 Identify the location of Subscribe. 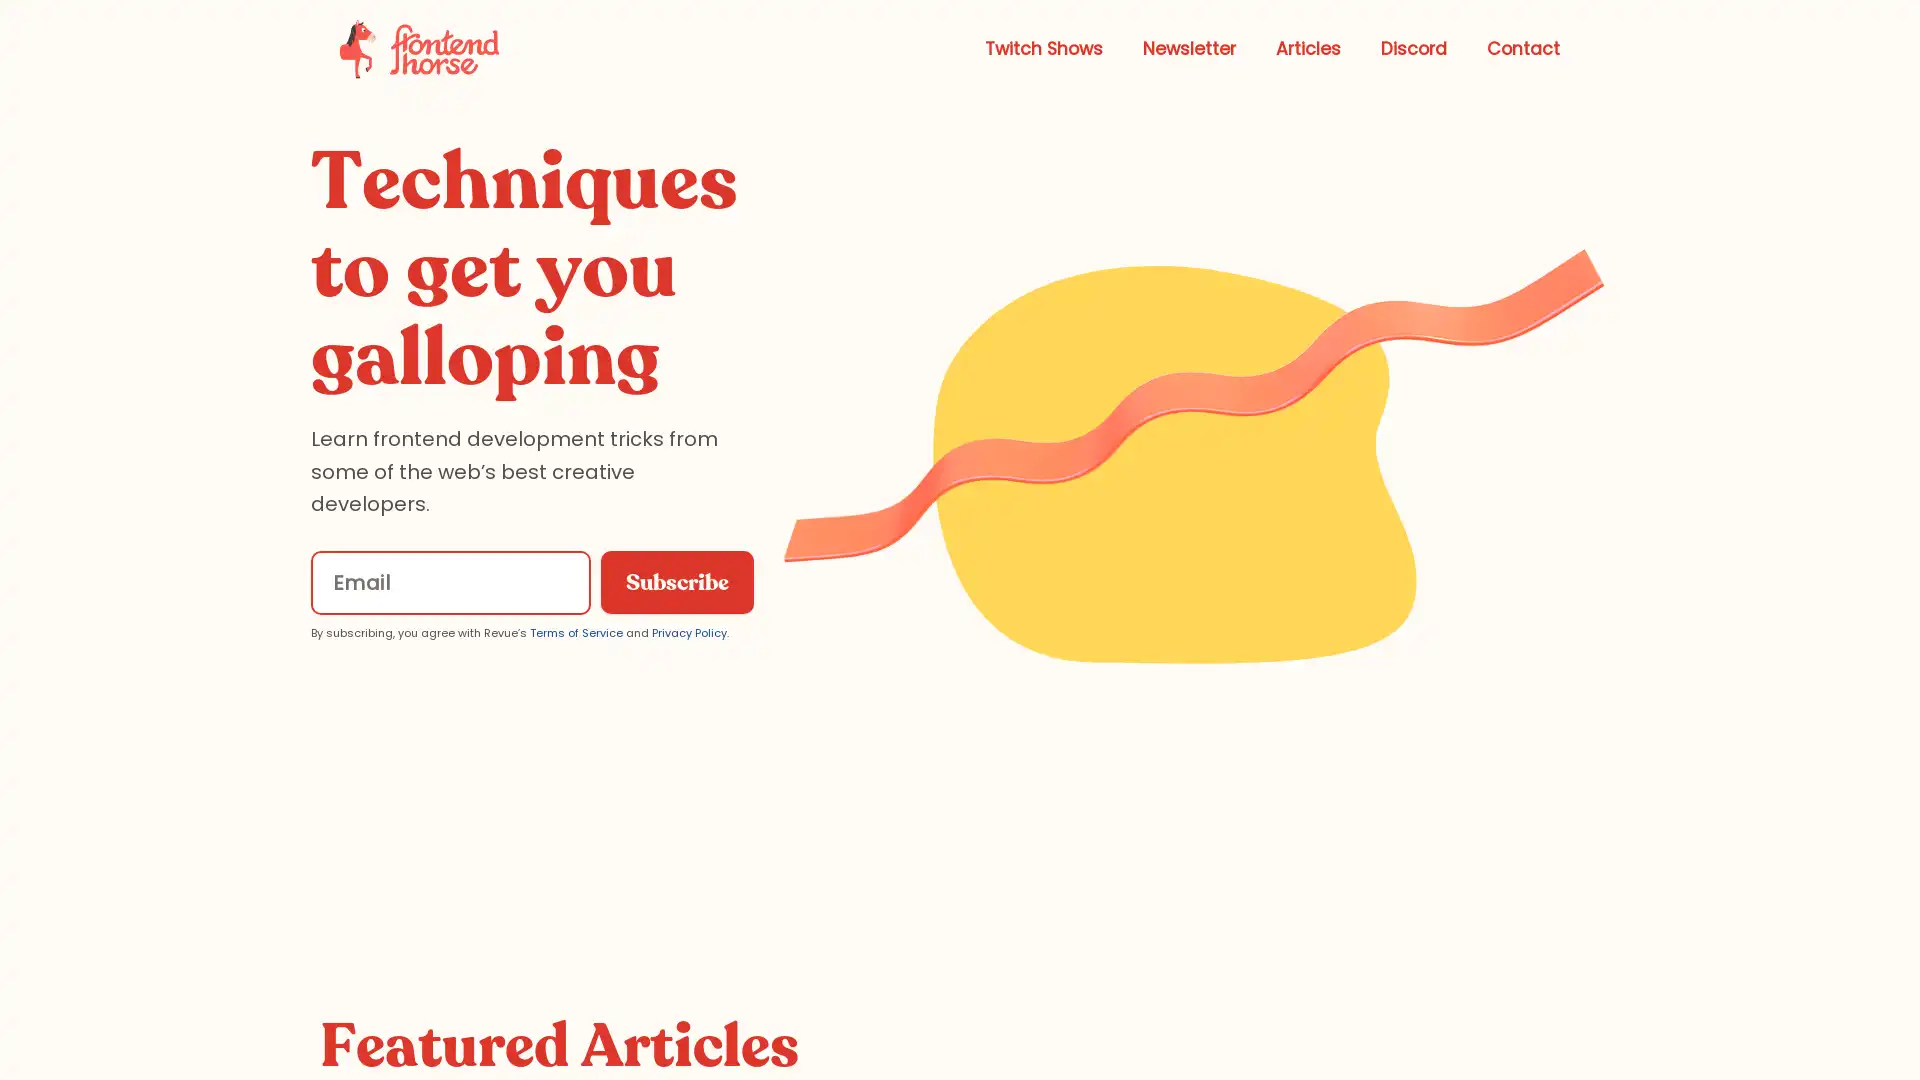
(676, 582).